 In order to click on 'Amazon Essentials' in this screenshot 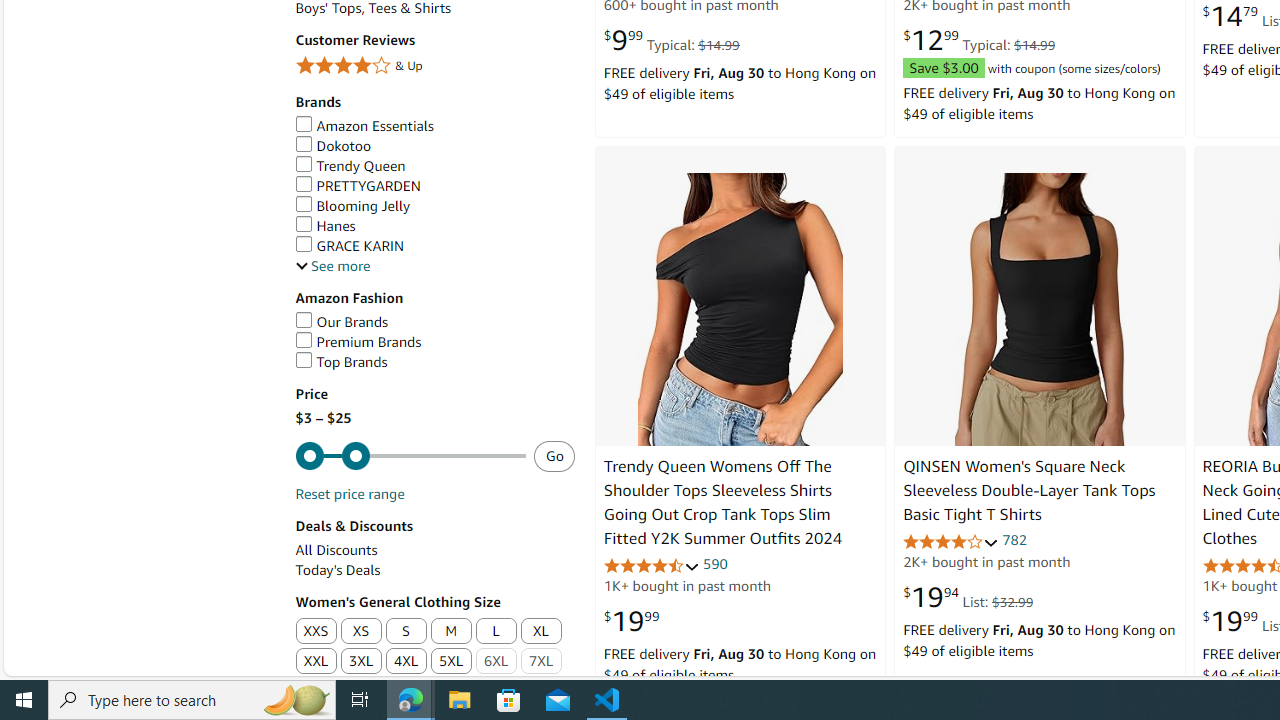, I will do `click(433, 126)`.